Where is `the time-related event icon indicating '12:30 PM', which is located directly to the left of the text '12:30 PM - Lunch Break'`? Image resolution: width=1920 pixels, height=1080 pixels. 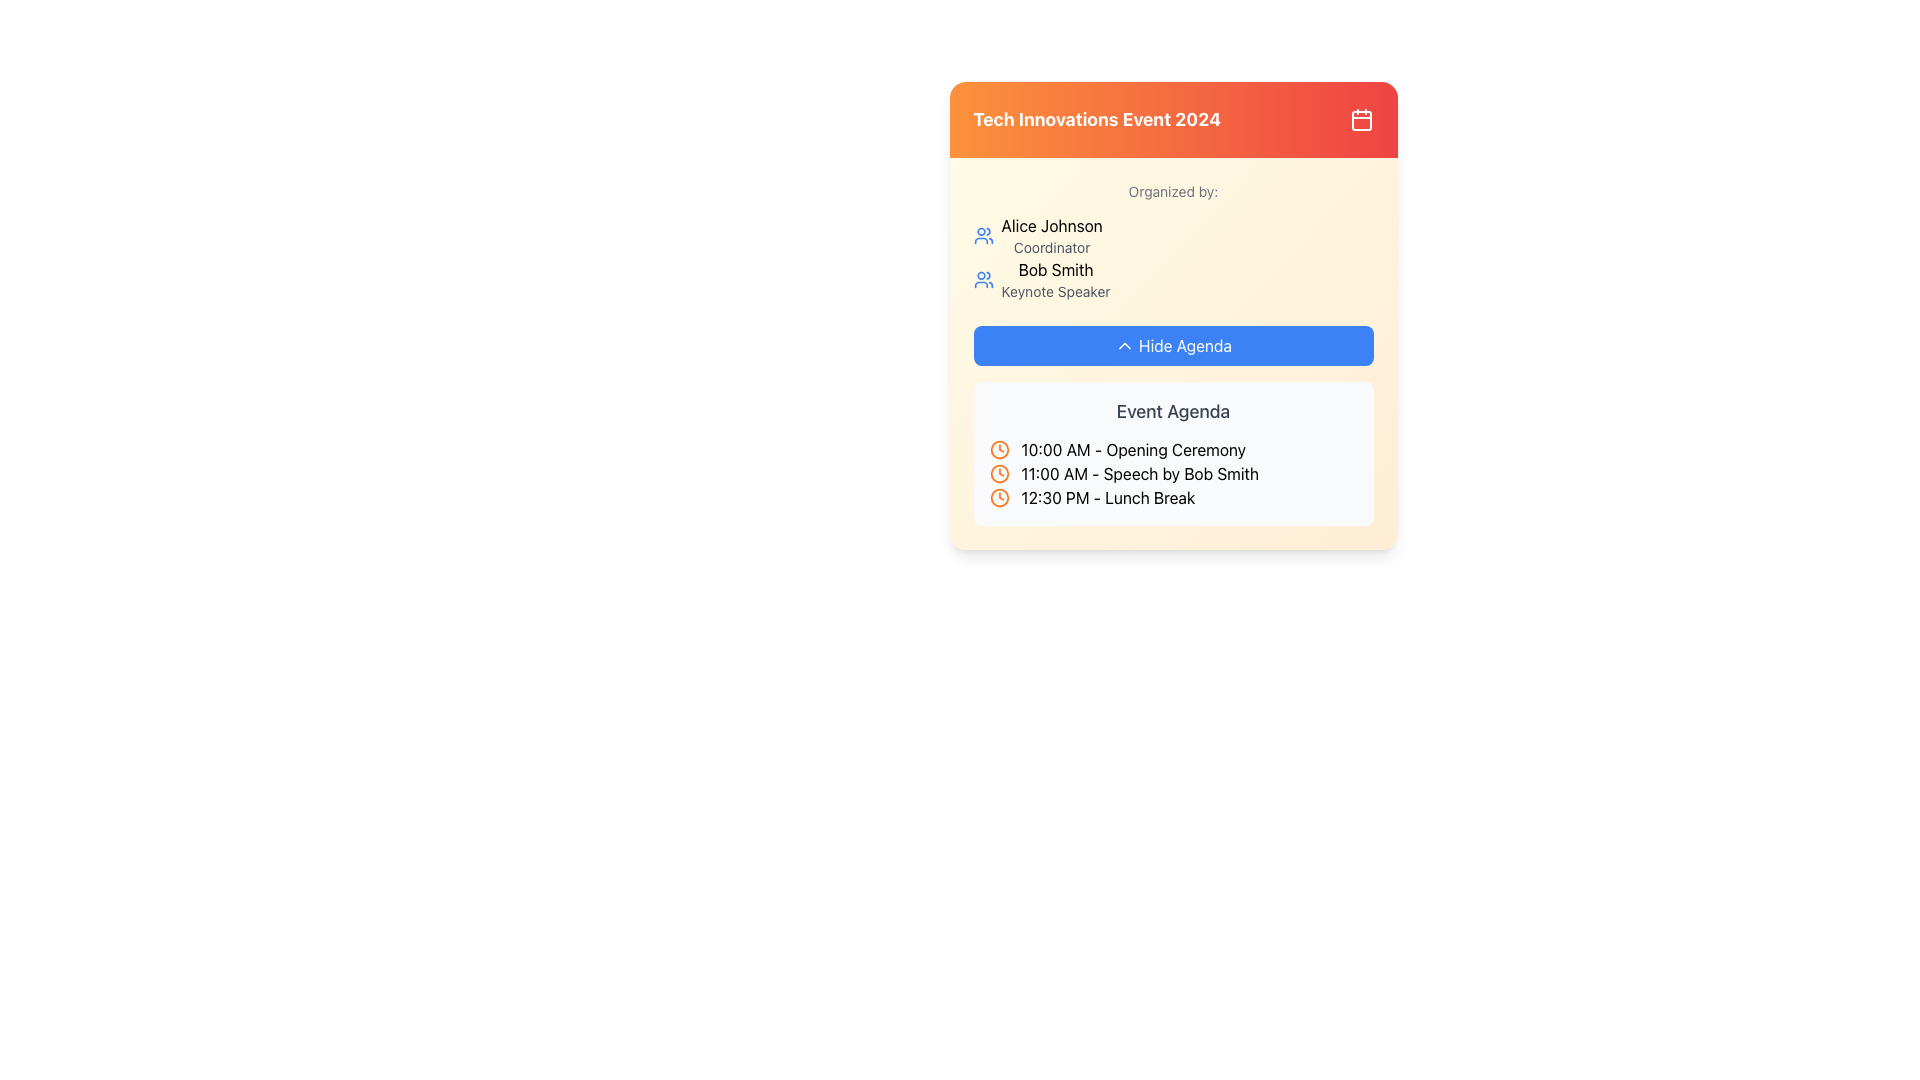 the time-related event icon indicating '12:30 PM', which is located directly to the left of the text '12:30 PM - Lunch Break' is located at coordinates (999, 496).